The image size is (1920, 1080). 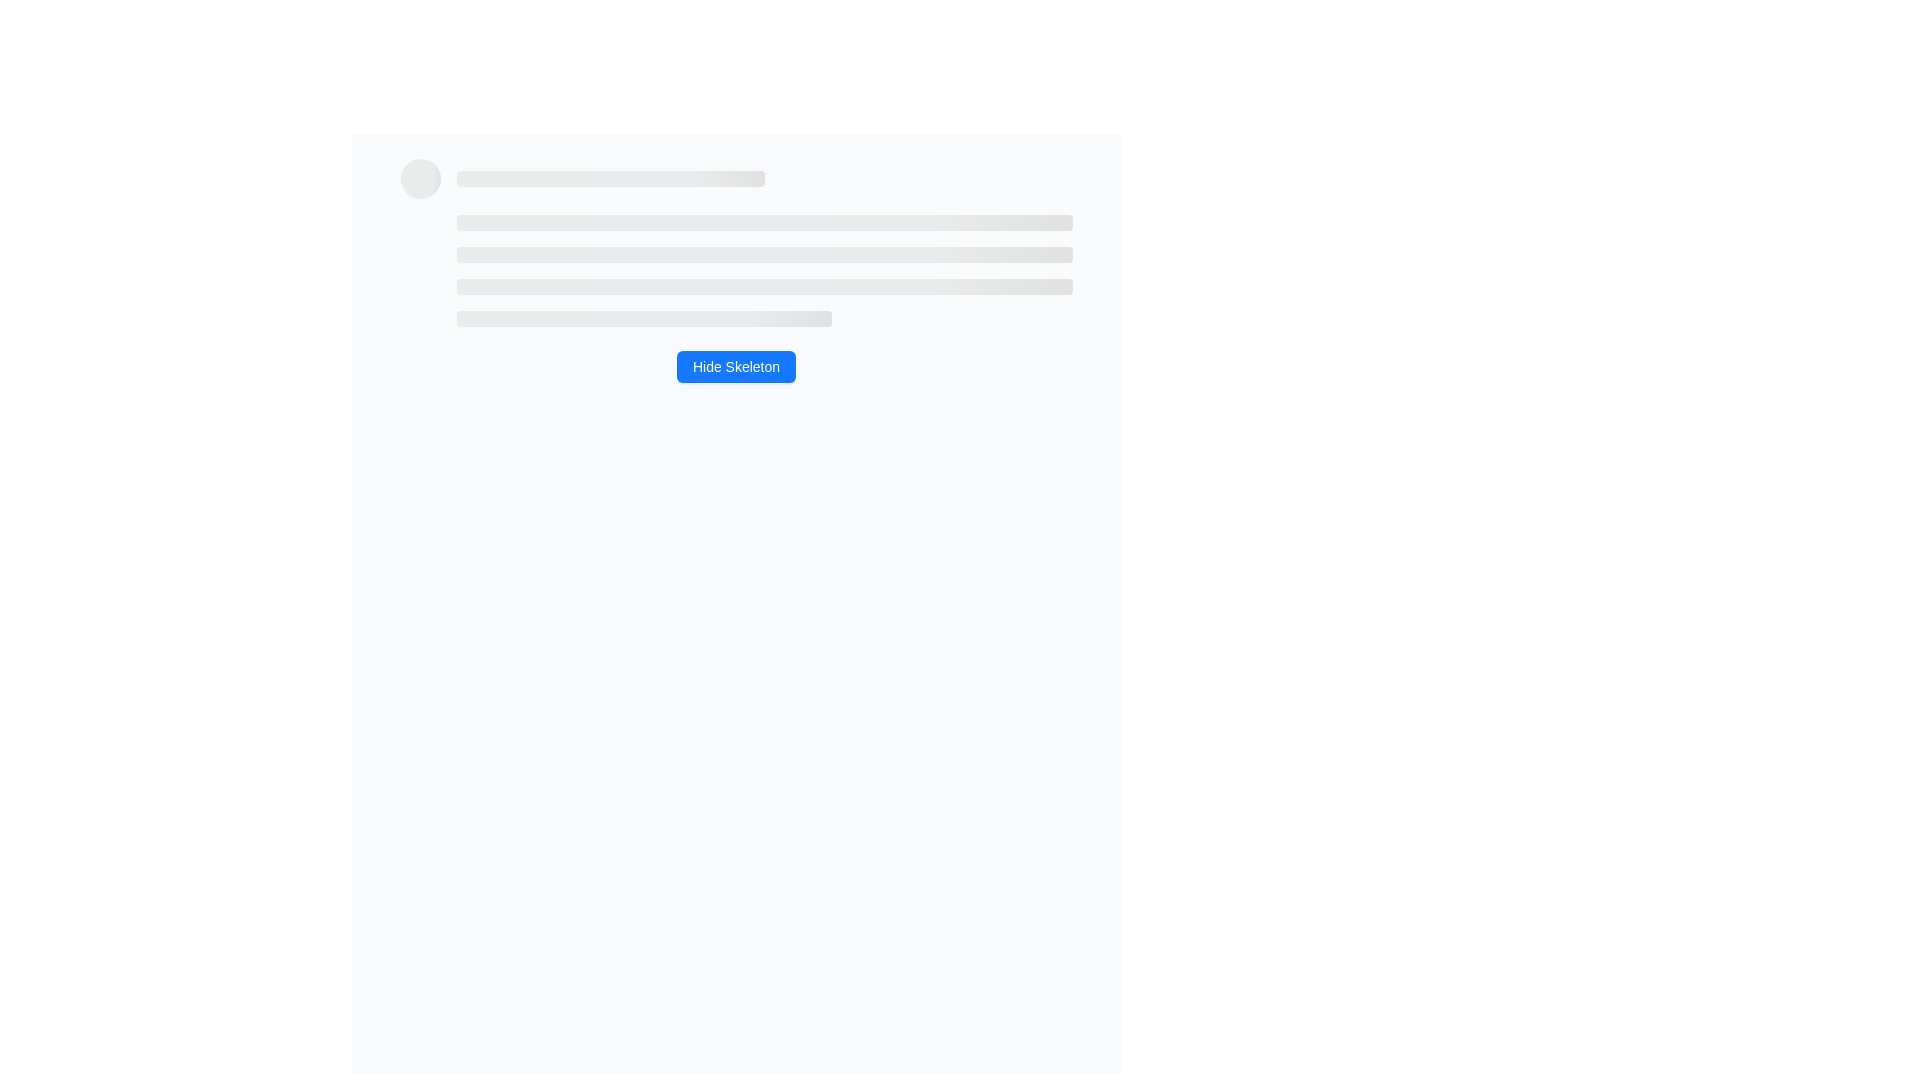 I want to click on the rectangular button with a blue background and white bold text that reads 'Hide Skeleton', so click(x=735, y=366).